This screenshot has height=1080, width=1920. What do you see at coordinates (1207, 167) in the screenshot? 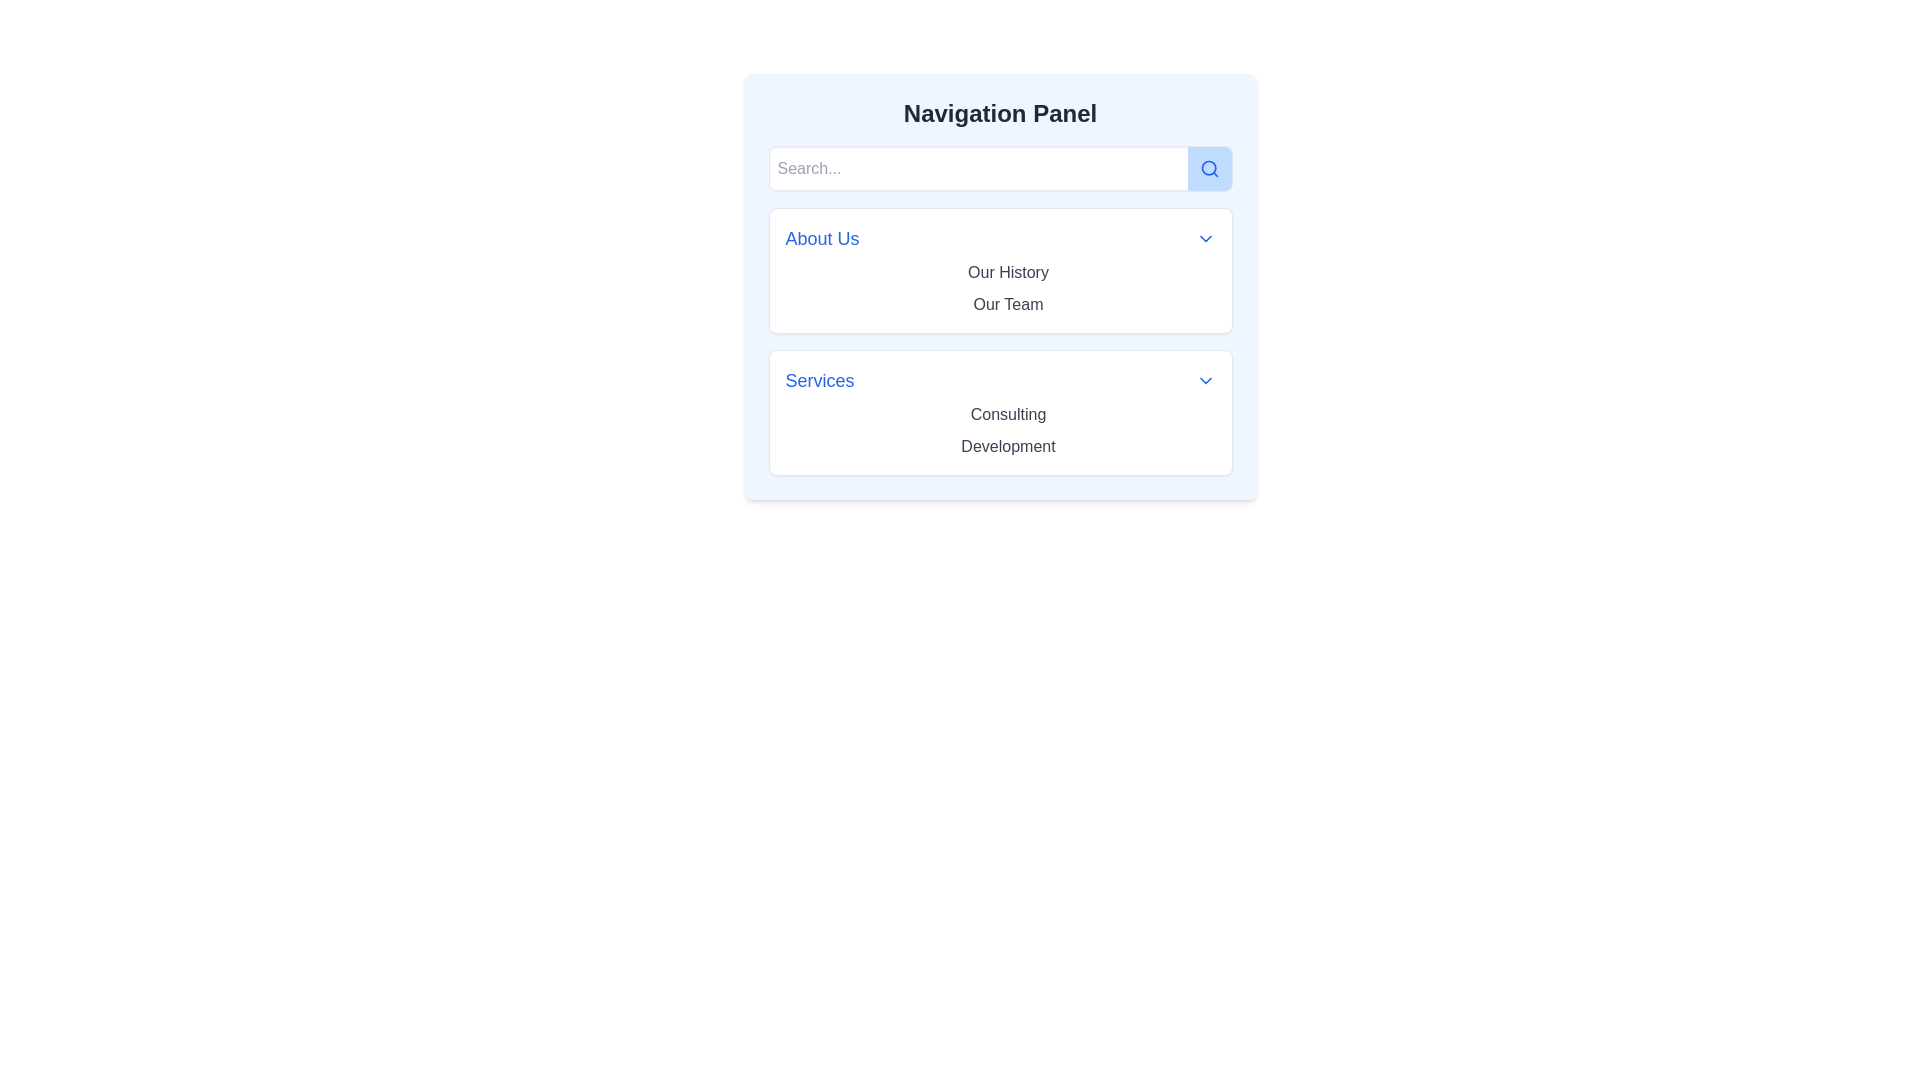
I see `the visual decorative component of the search icon located at the upper right corner of the navigation panel interface` at bounding box center [1207, 167].